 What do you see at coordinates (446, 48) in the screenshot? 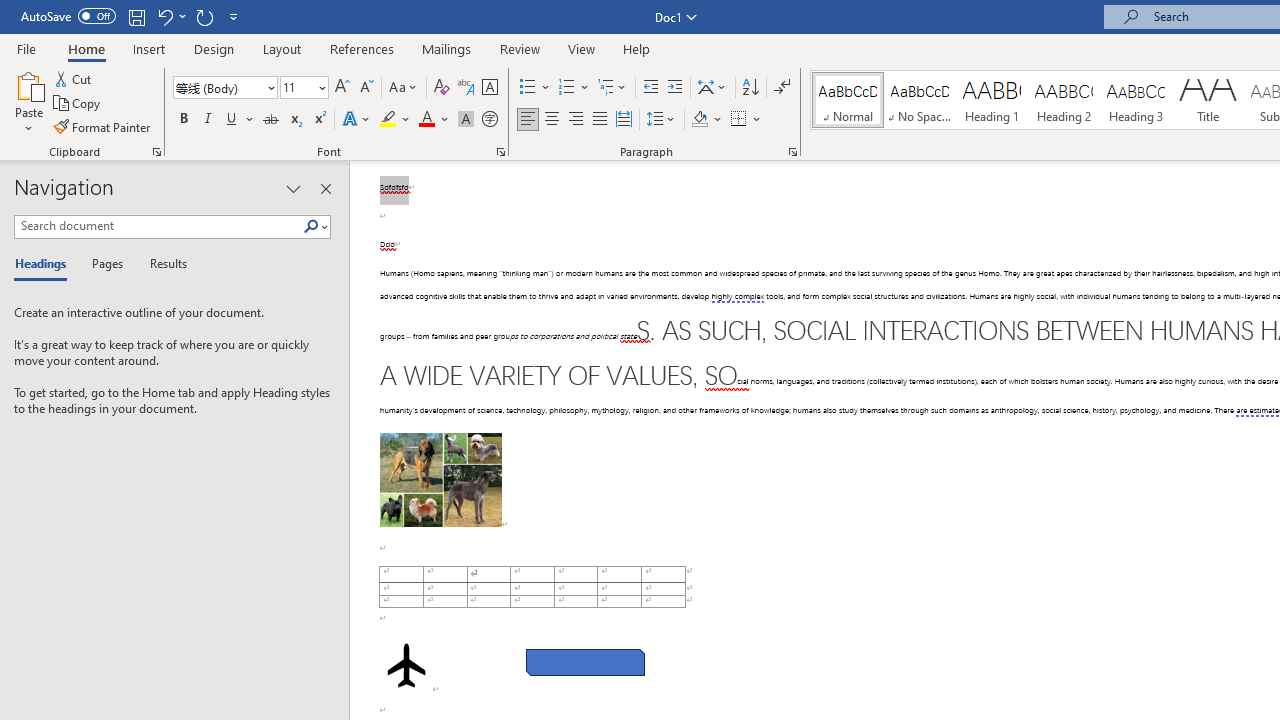
I see `'Mailings'` at bounding box center [446, 48].